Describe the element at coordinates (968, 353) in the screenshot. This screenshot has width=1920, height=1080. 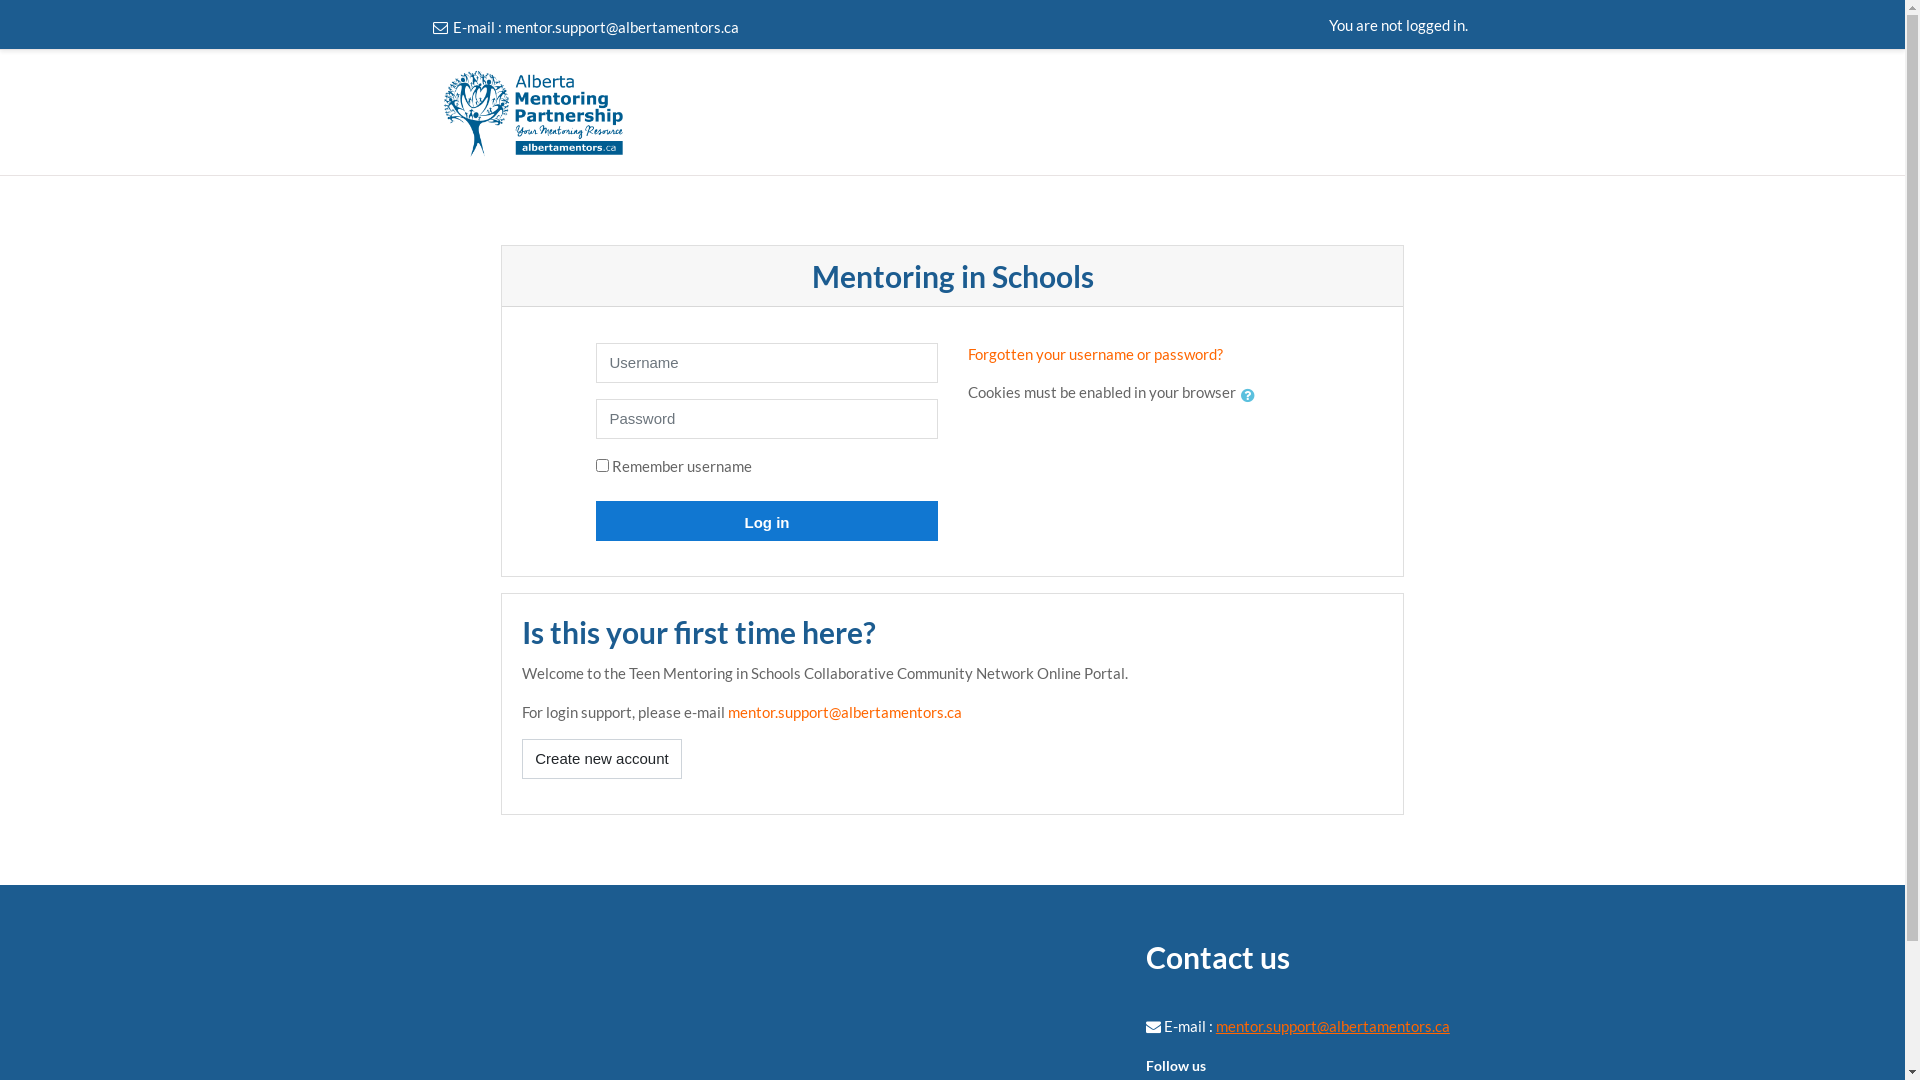
I see `'Forgotten your username or password?'` at that location.